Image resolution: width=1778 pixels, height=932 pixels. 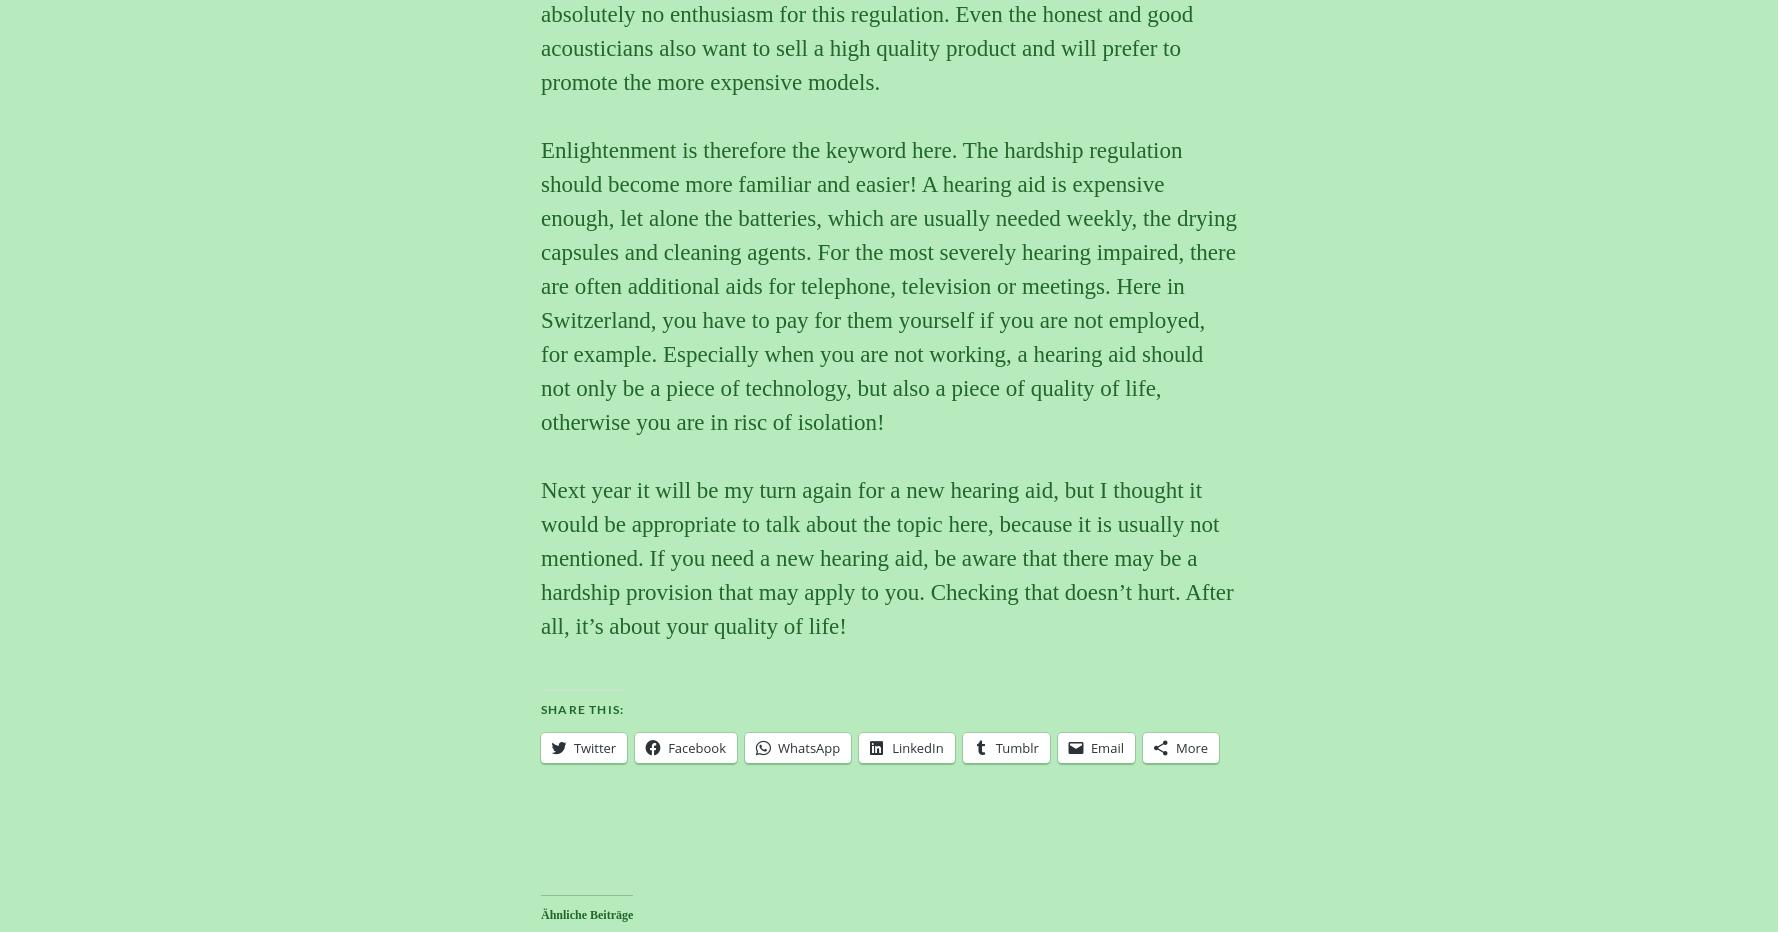 What do you see at coordinates (1088, 745) in the screenshot?
I see `'Email'` at bounding box center [1088, 745].